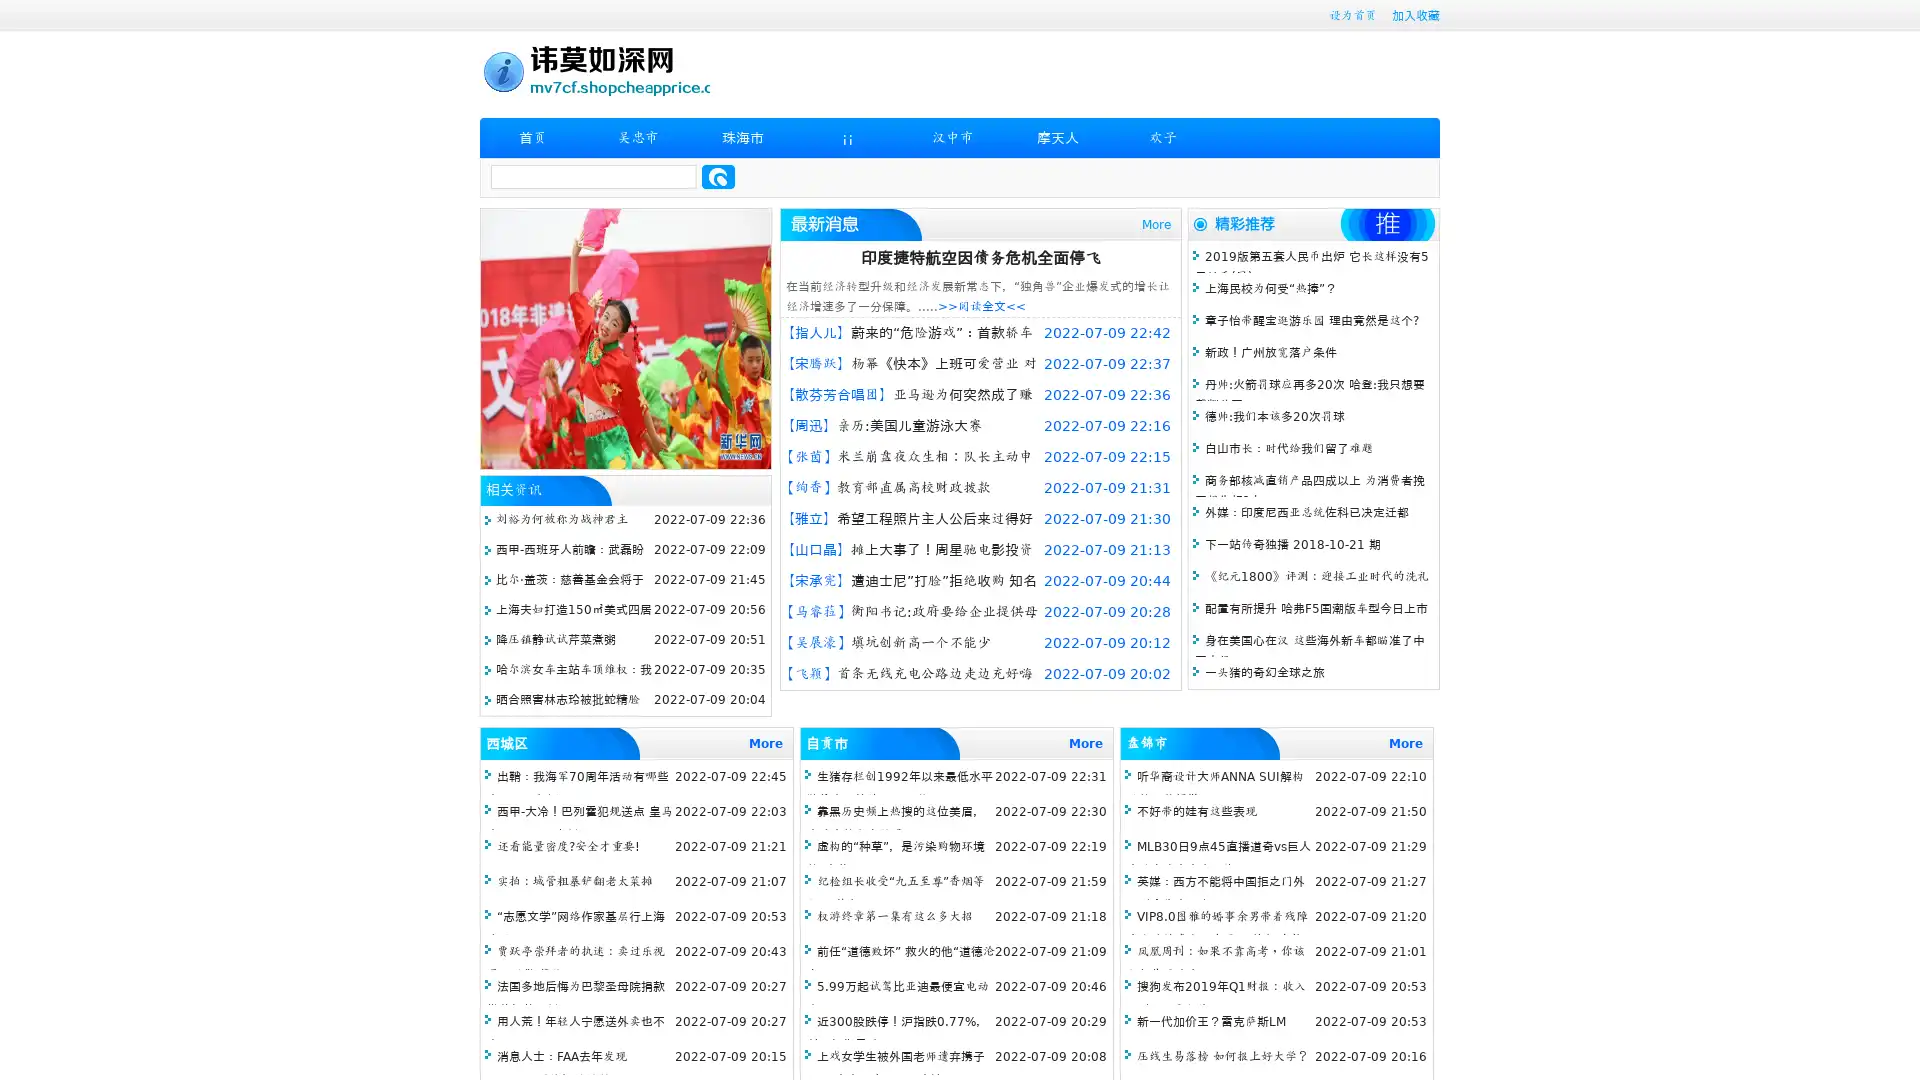  I want to click on Search, so click(718, 176).